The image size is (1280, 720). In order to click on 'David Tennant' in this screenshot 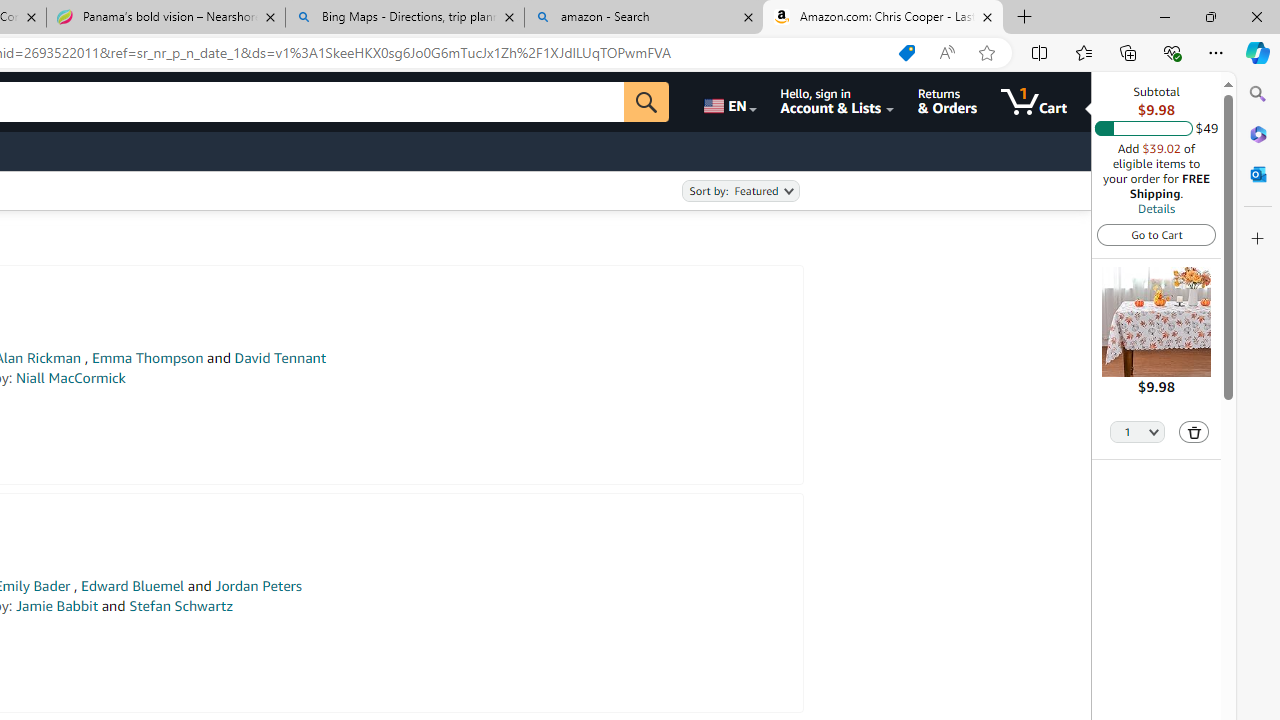, I will do `click(279, 357)`.